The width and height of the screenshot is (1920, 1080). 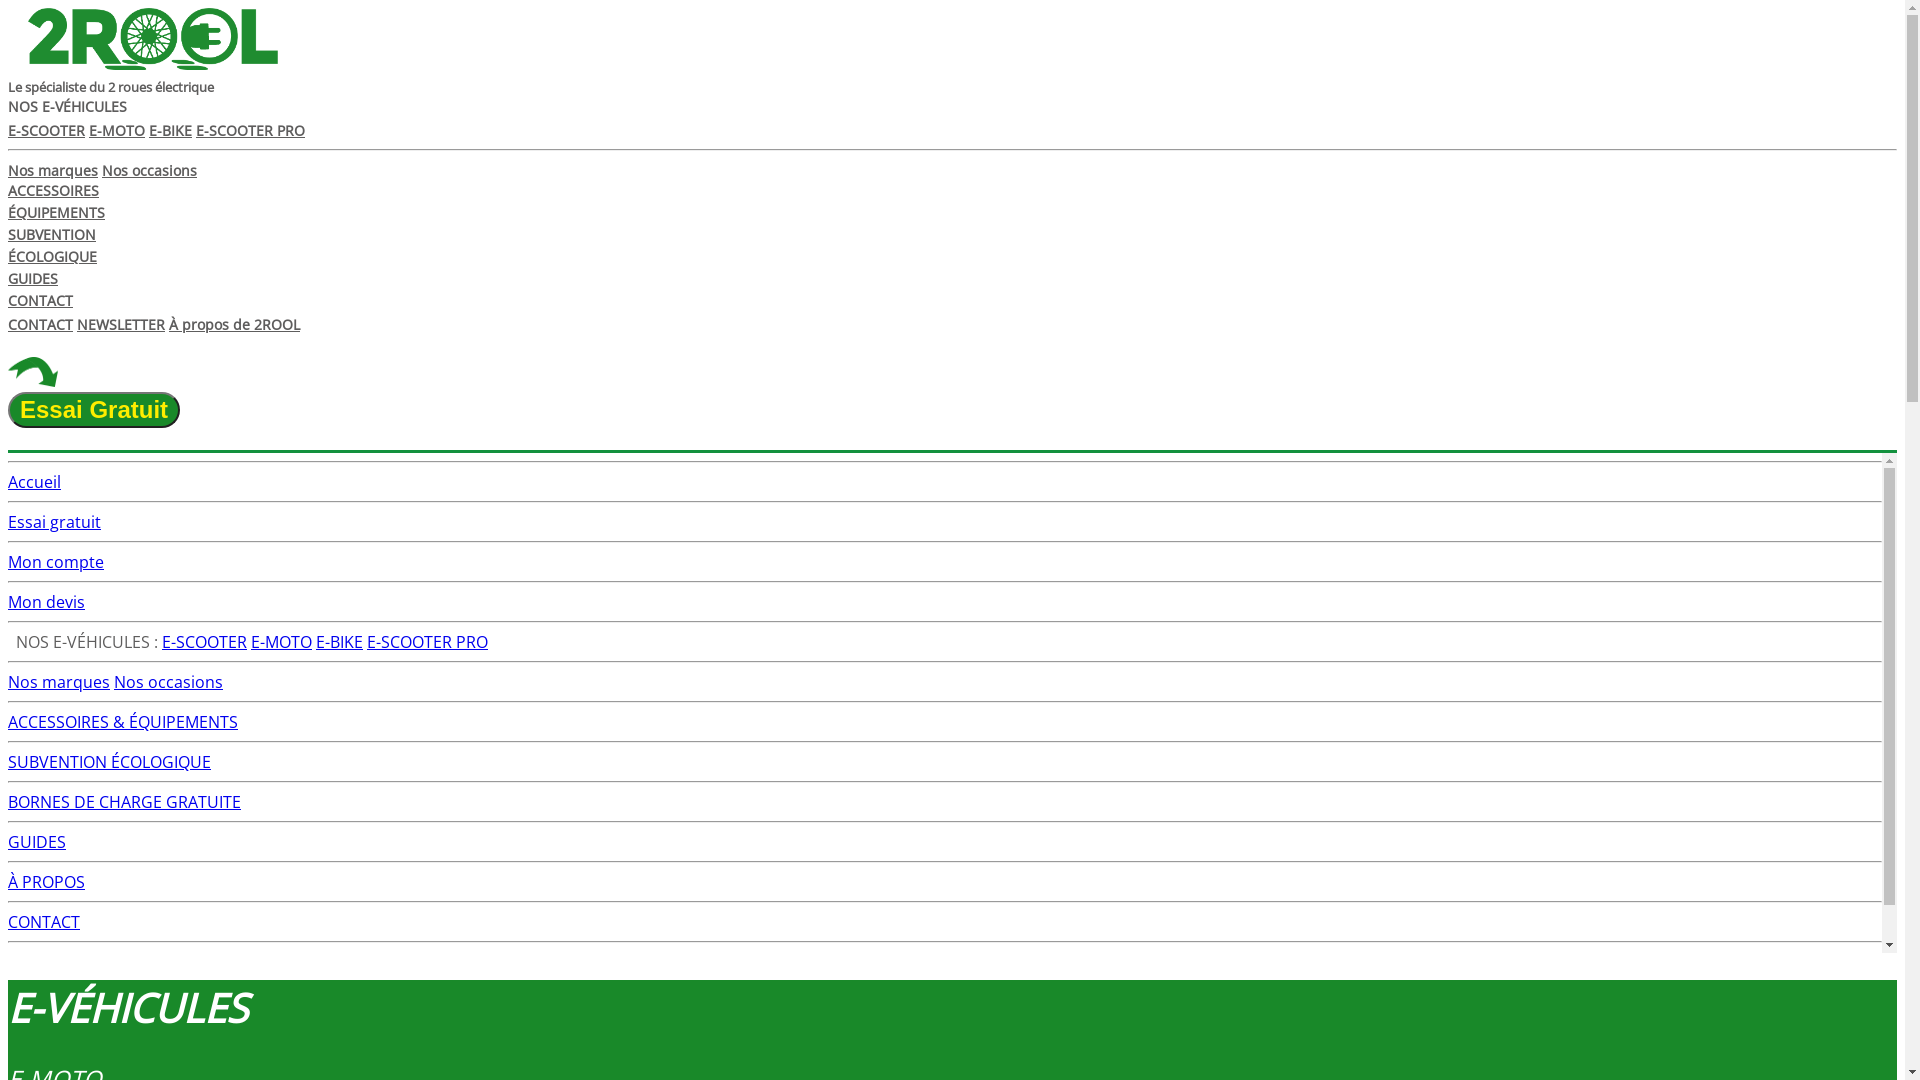 I want to click on 'BORNES DE CHARGE GRATUITE', so click(x=123, y=801).